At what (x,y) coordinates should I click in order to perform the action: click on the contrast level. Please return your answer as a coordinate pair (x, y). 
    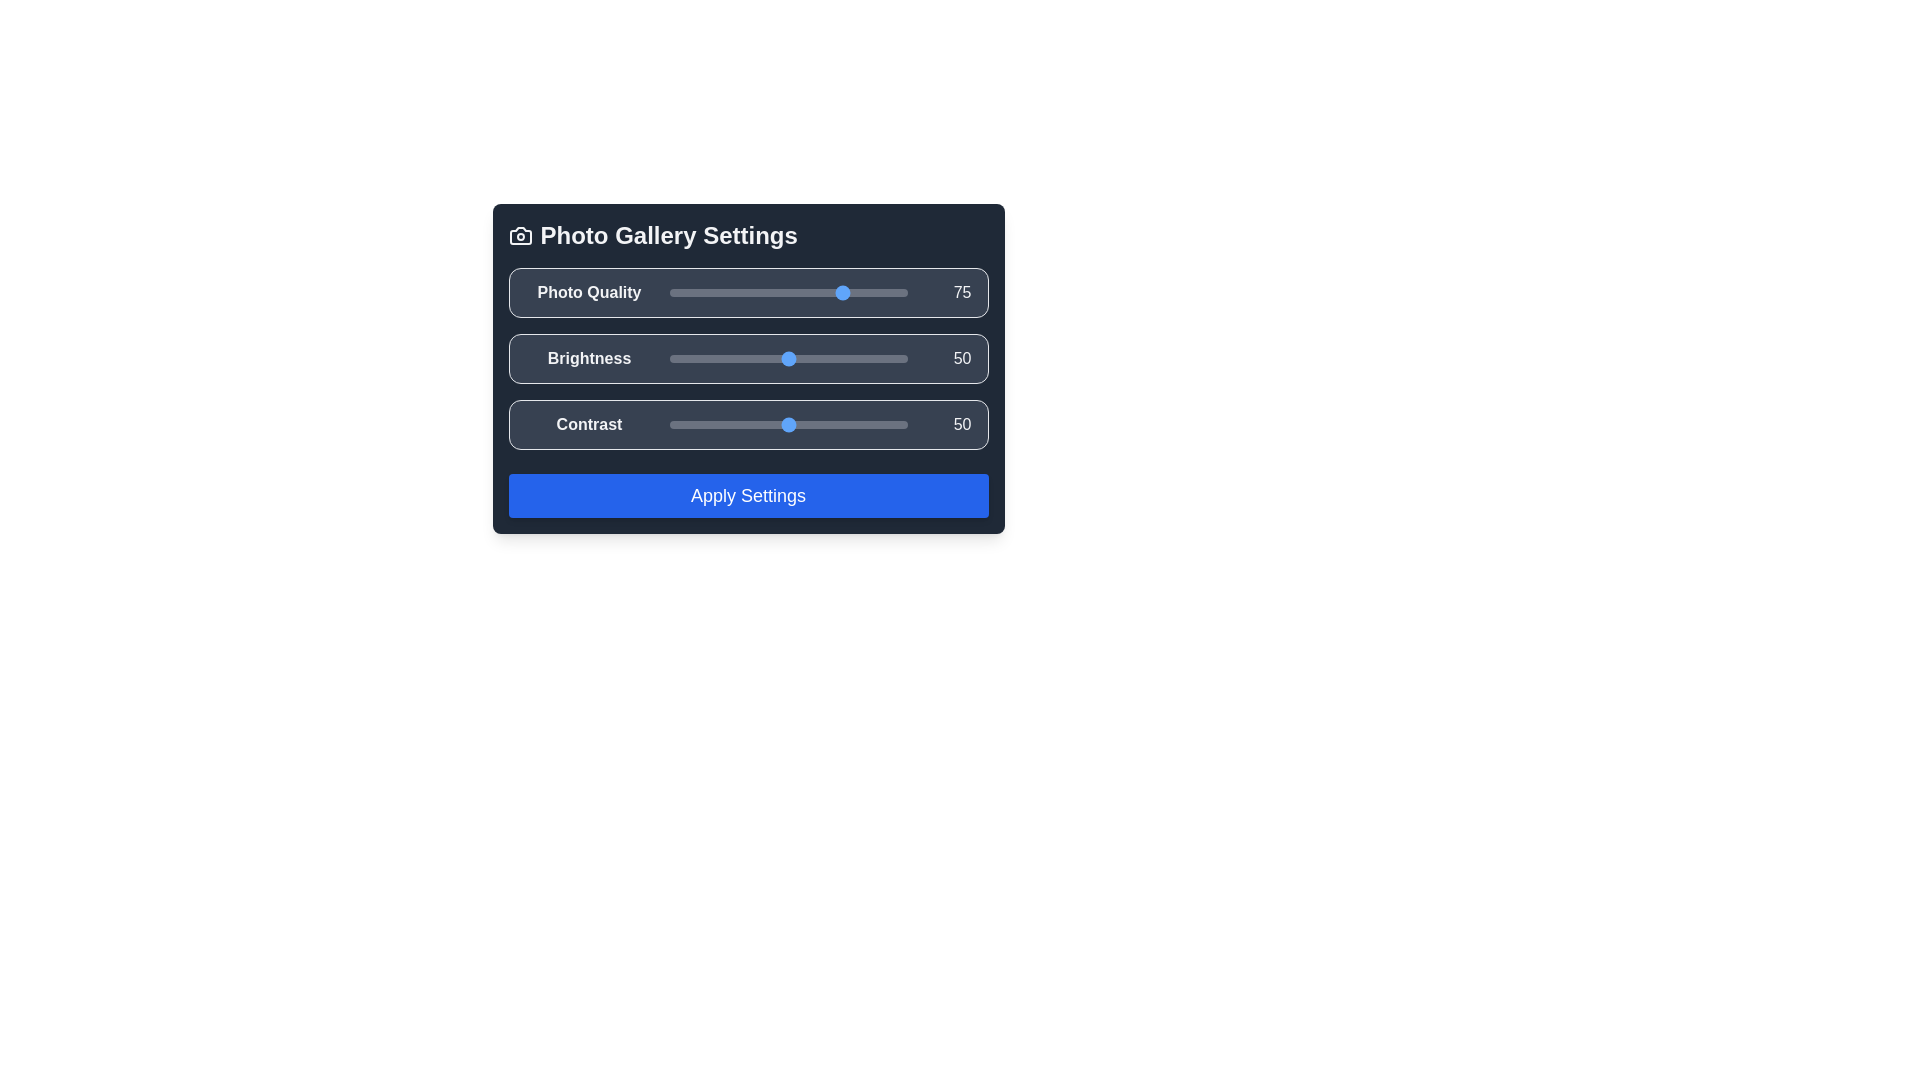
    Looking at the image, I should click on (688, 423).